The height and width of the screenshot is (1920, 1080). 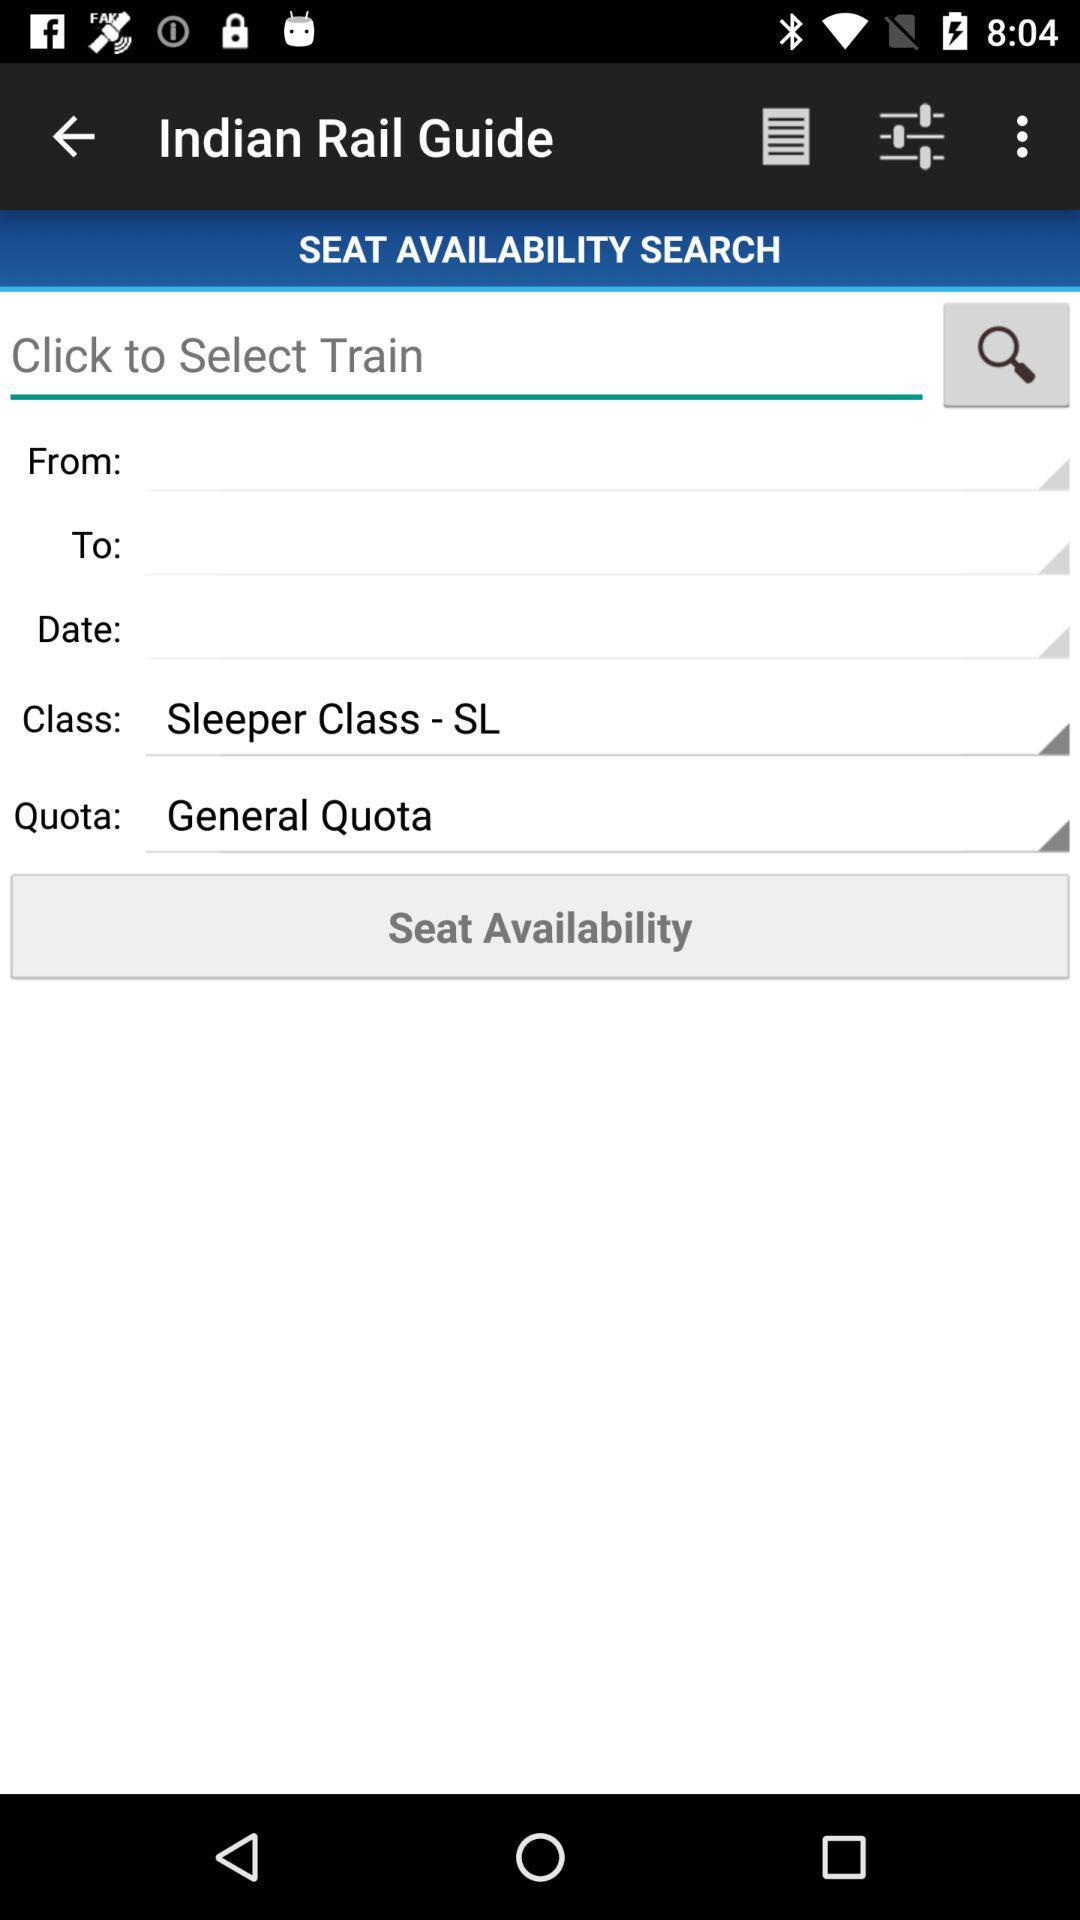 I want to click on search train, so click(x=1006, y=354).